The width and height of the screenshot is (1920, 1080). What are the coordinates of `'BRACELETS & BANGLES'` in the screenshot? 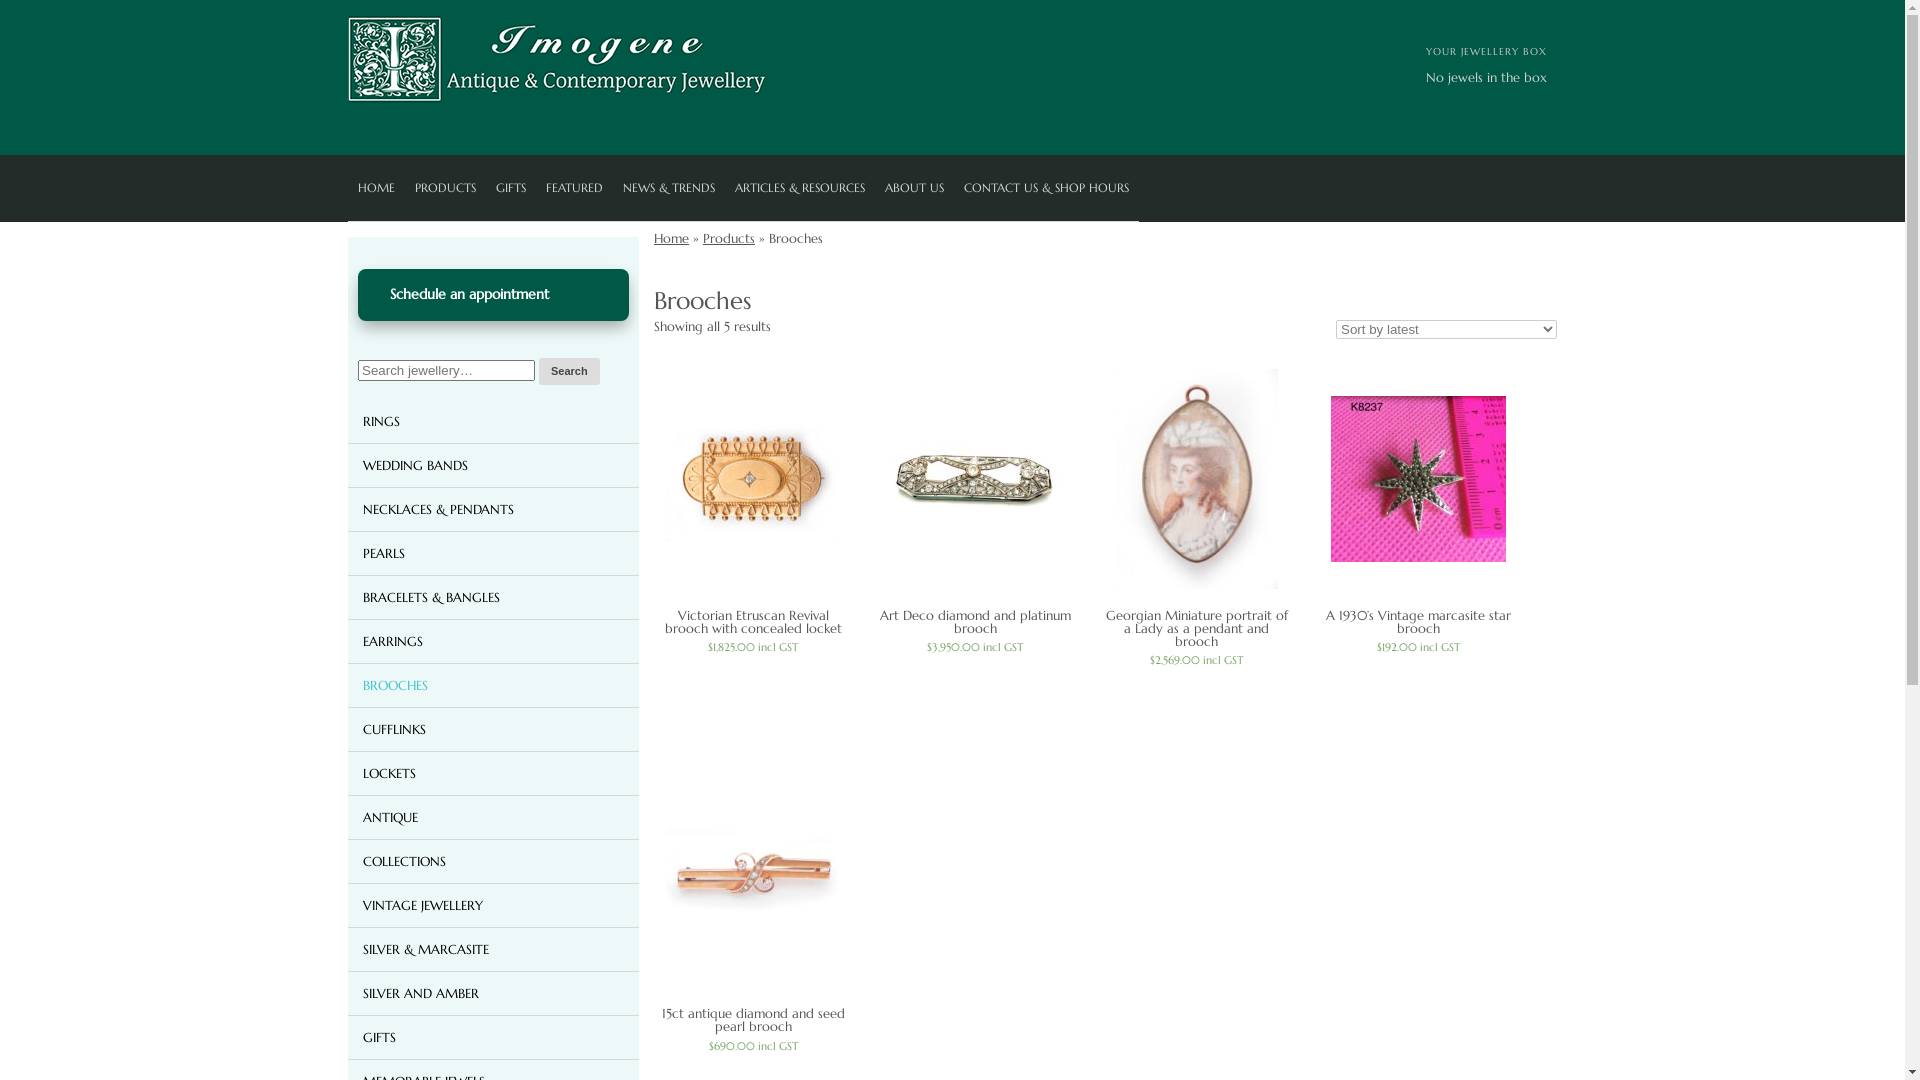 It's located at (493, 595).